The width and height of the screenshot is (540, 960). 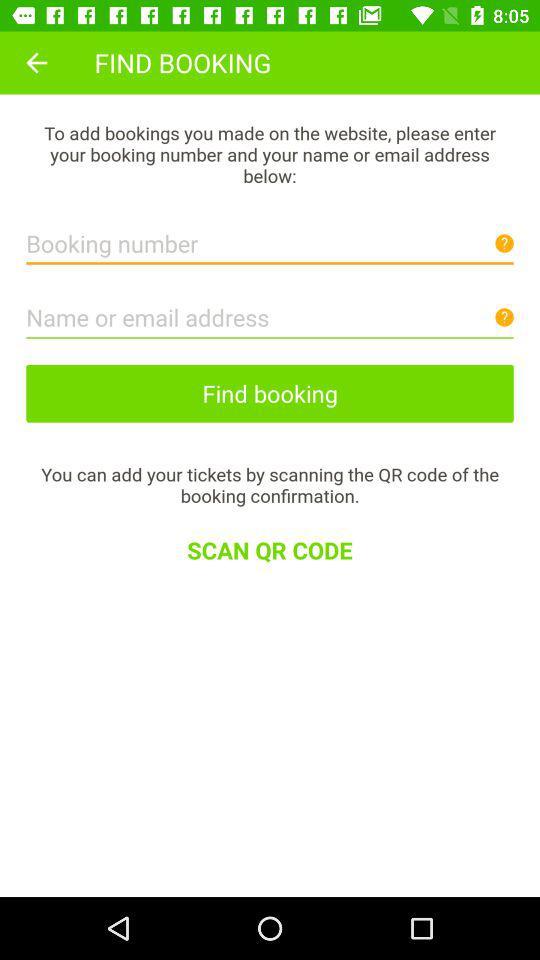 I want to click on booking number, so click(x=270, y=238).